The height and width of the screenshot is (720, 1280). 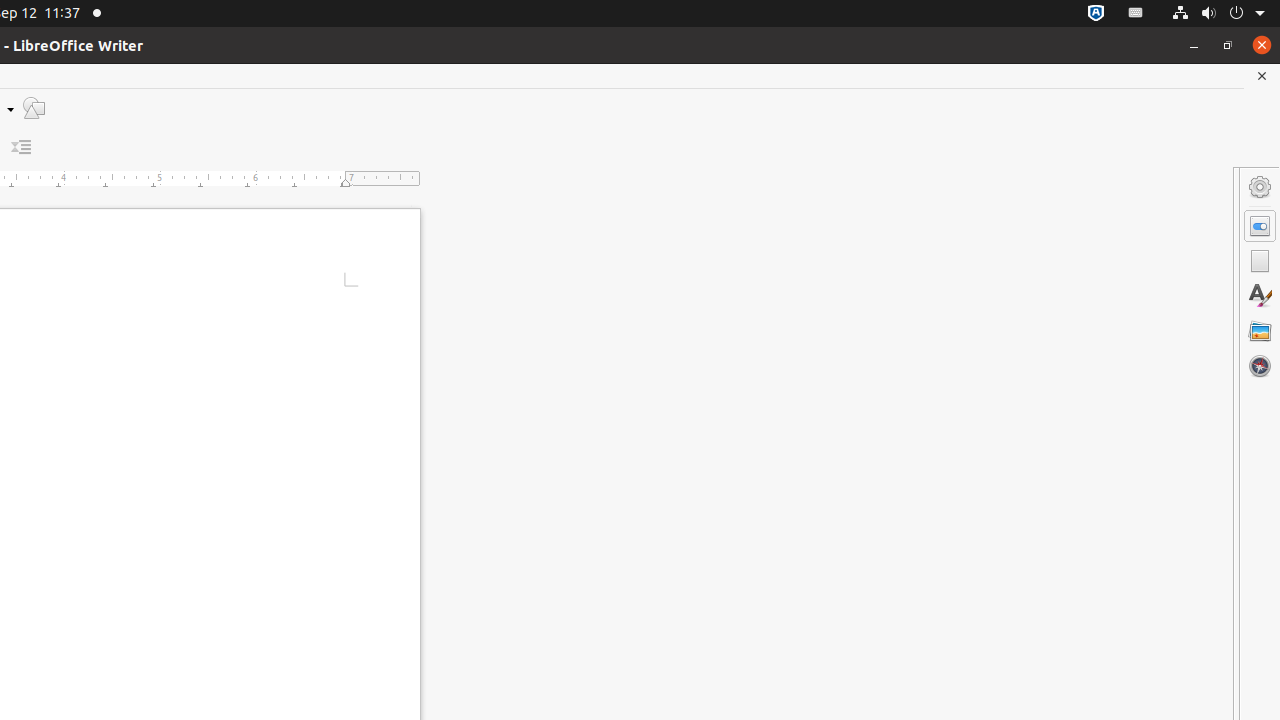 What do you see at coordinates (21, 146) in the screenshot?
I see `'Decrease'` at bounding box center [21, 146].